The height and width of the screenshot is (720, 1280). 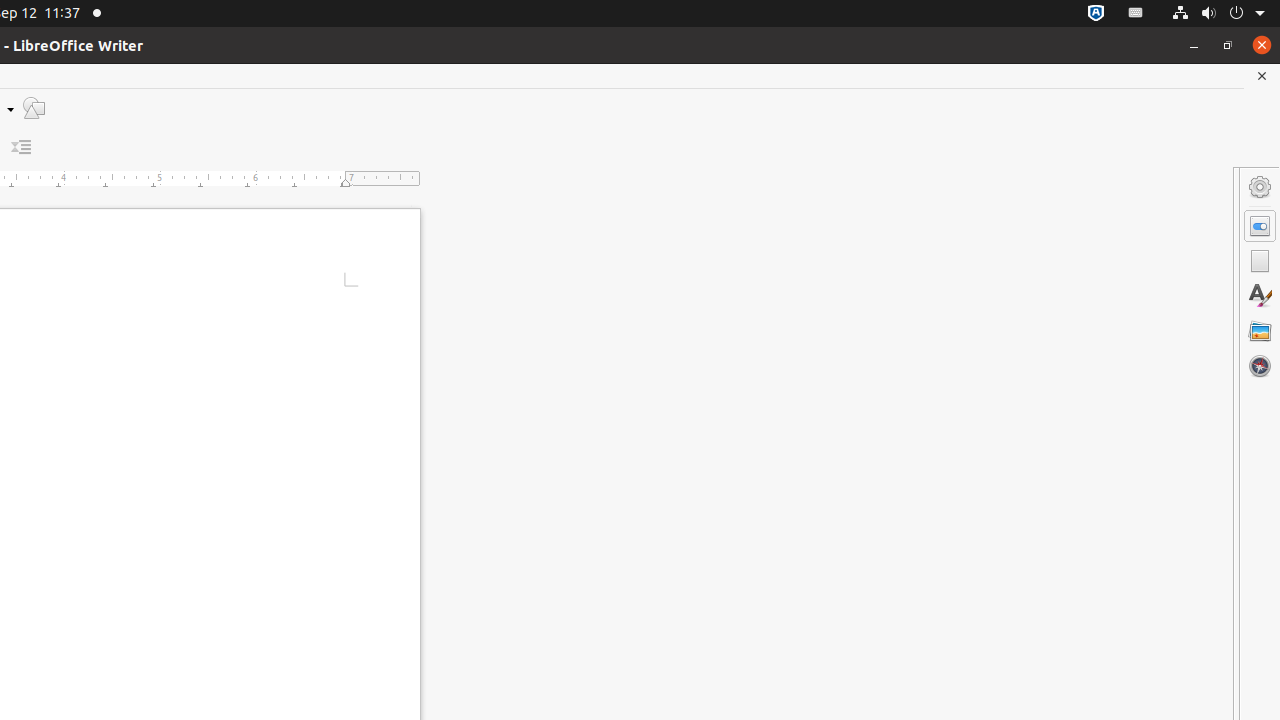 What do you see at coordinates (21, 146) in the screenshot?
I see `'Decrease'` at bounding box center [21, 146].